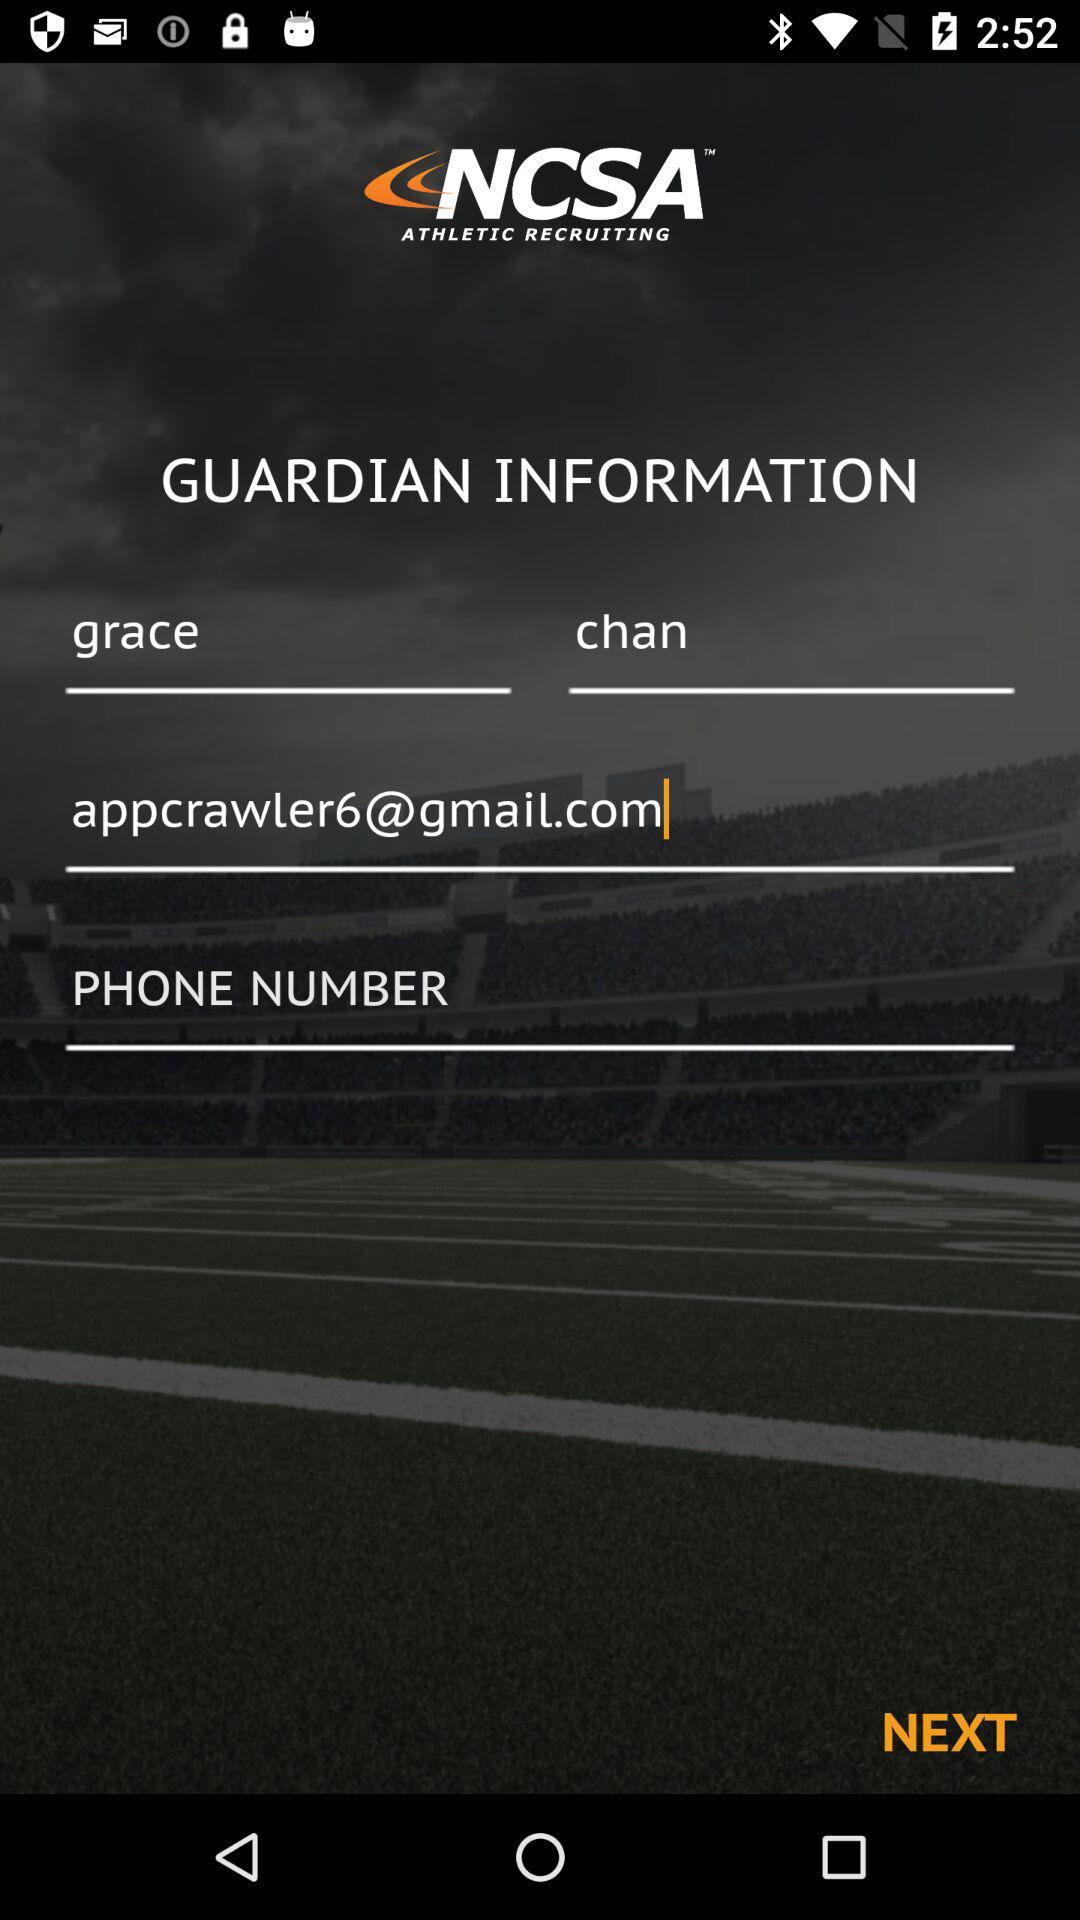 This screenshot has height=1920, width=1080. What do you see at coordinates (288, 632) in the screenshot?
I see `item next to the chan icon` at bounding box center [288, 632].